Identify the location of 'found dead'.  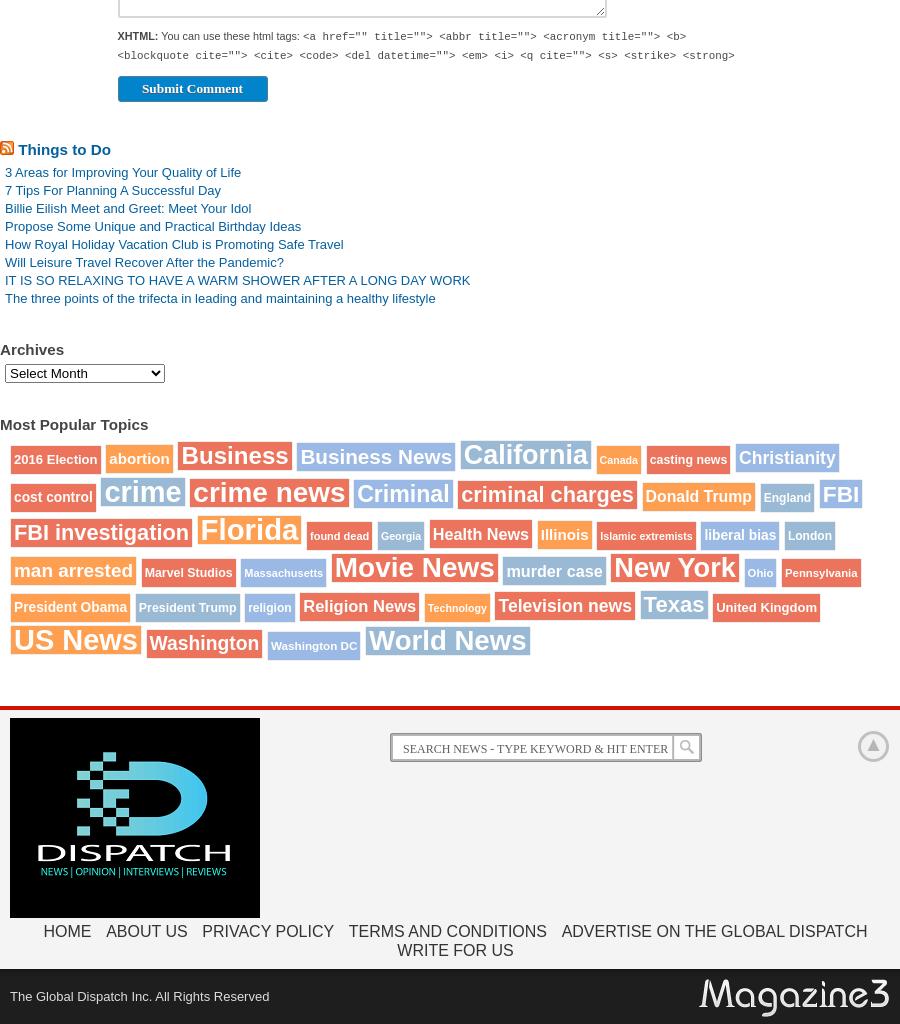
(339, 535).